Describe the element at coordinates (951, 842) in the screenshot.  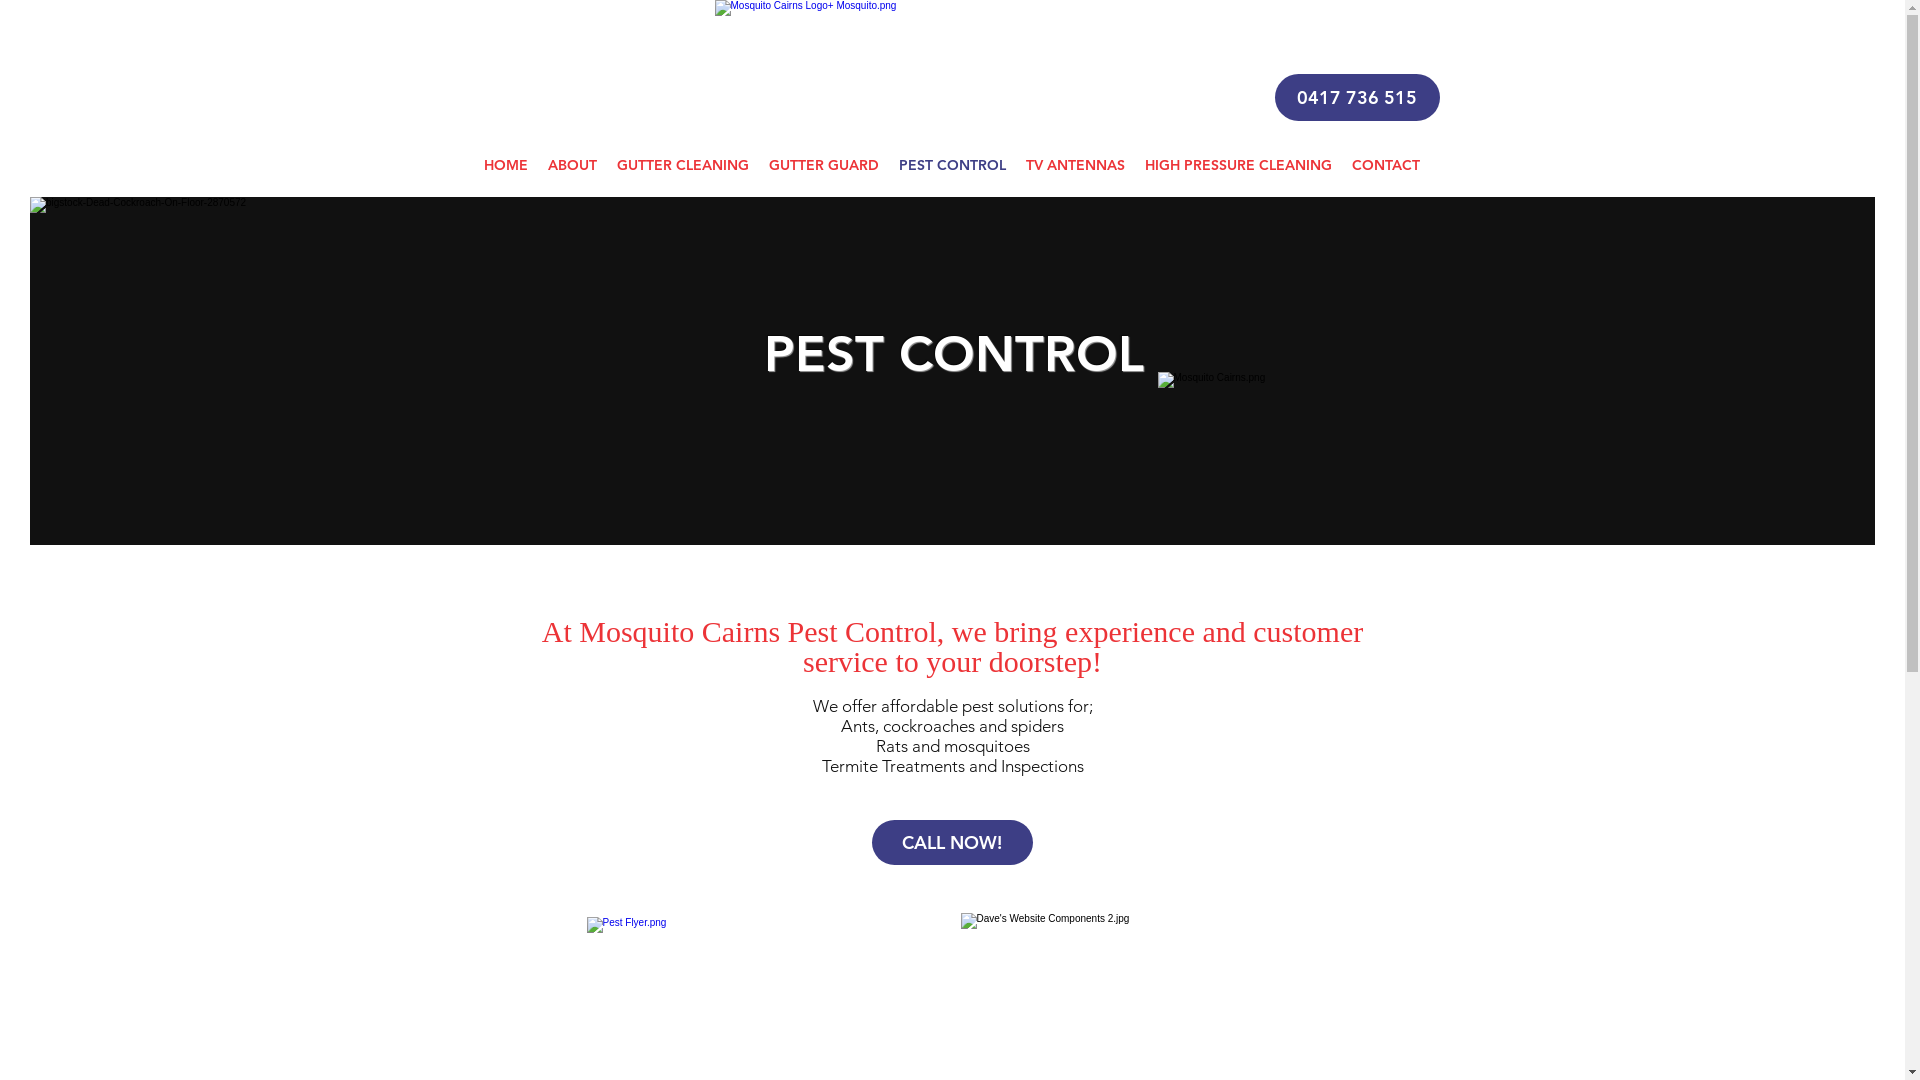
I see `'CALL NOW!'` at that location.